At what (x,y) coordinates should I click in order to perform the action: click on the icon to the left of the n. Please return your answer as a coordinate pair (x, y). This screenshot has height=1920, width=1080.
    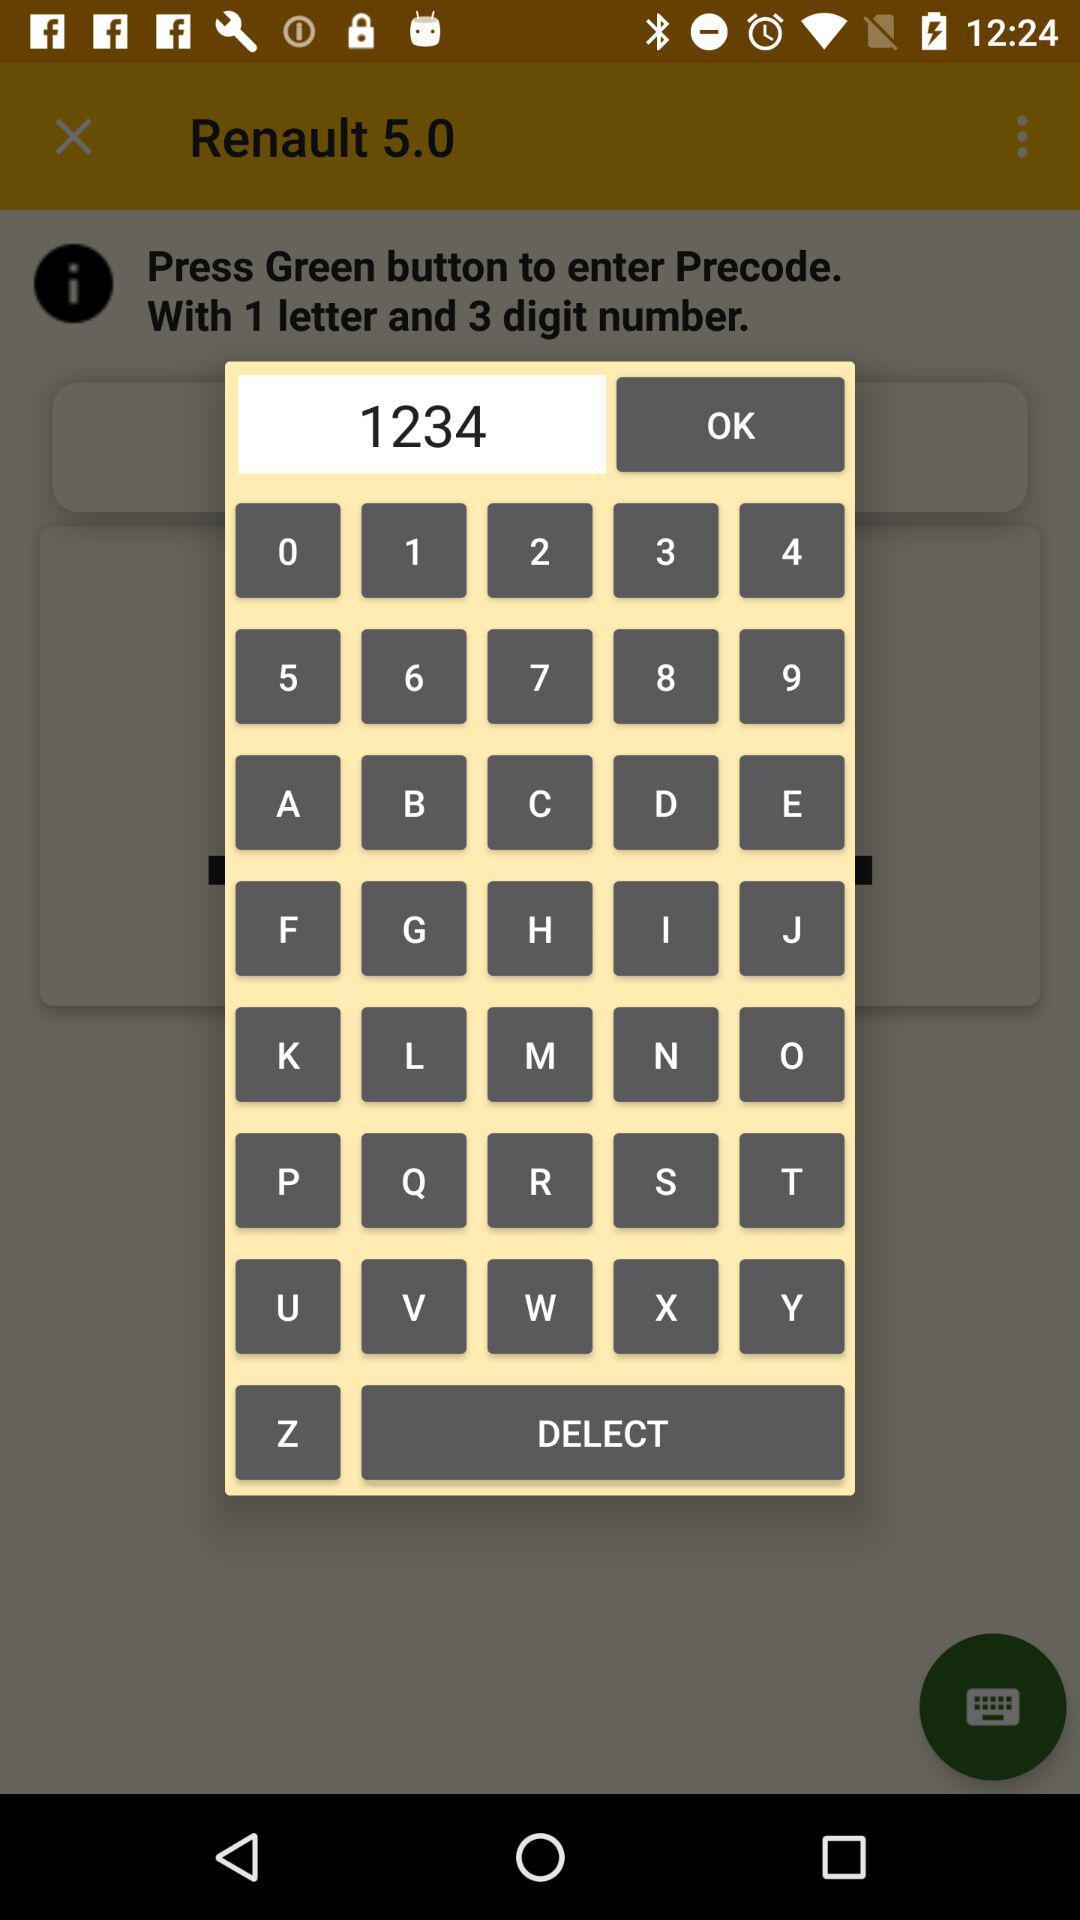
    Looking at the image, I should click on (540, 1180).